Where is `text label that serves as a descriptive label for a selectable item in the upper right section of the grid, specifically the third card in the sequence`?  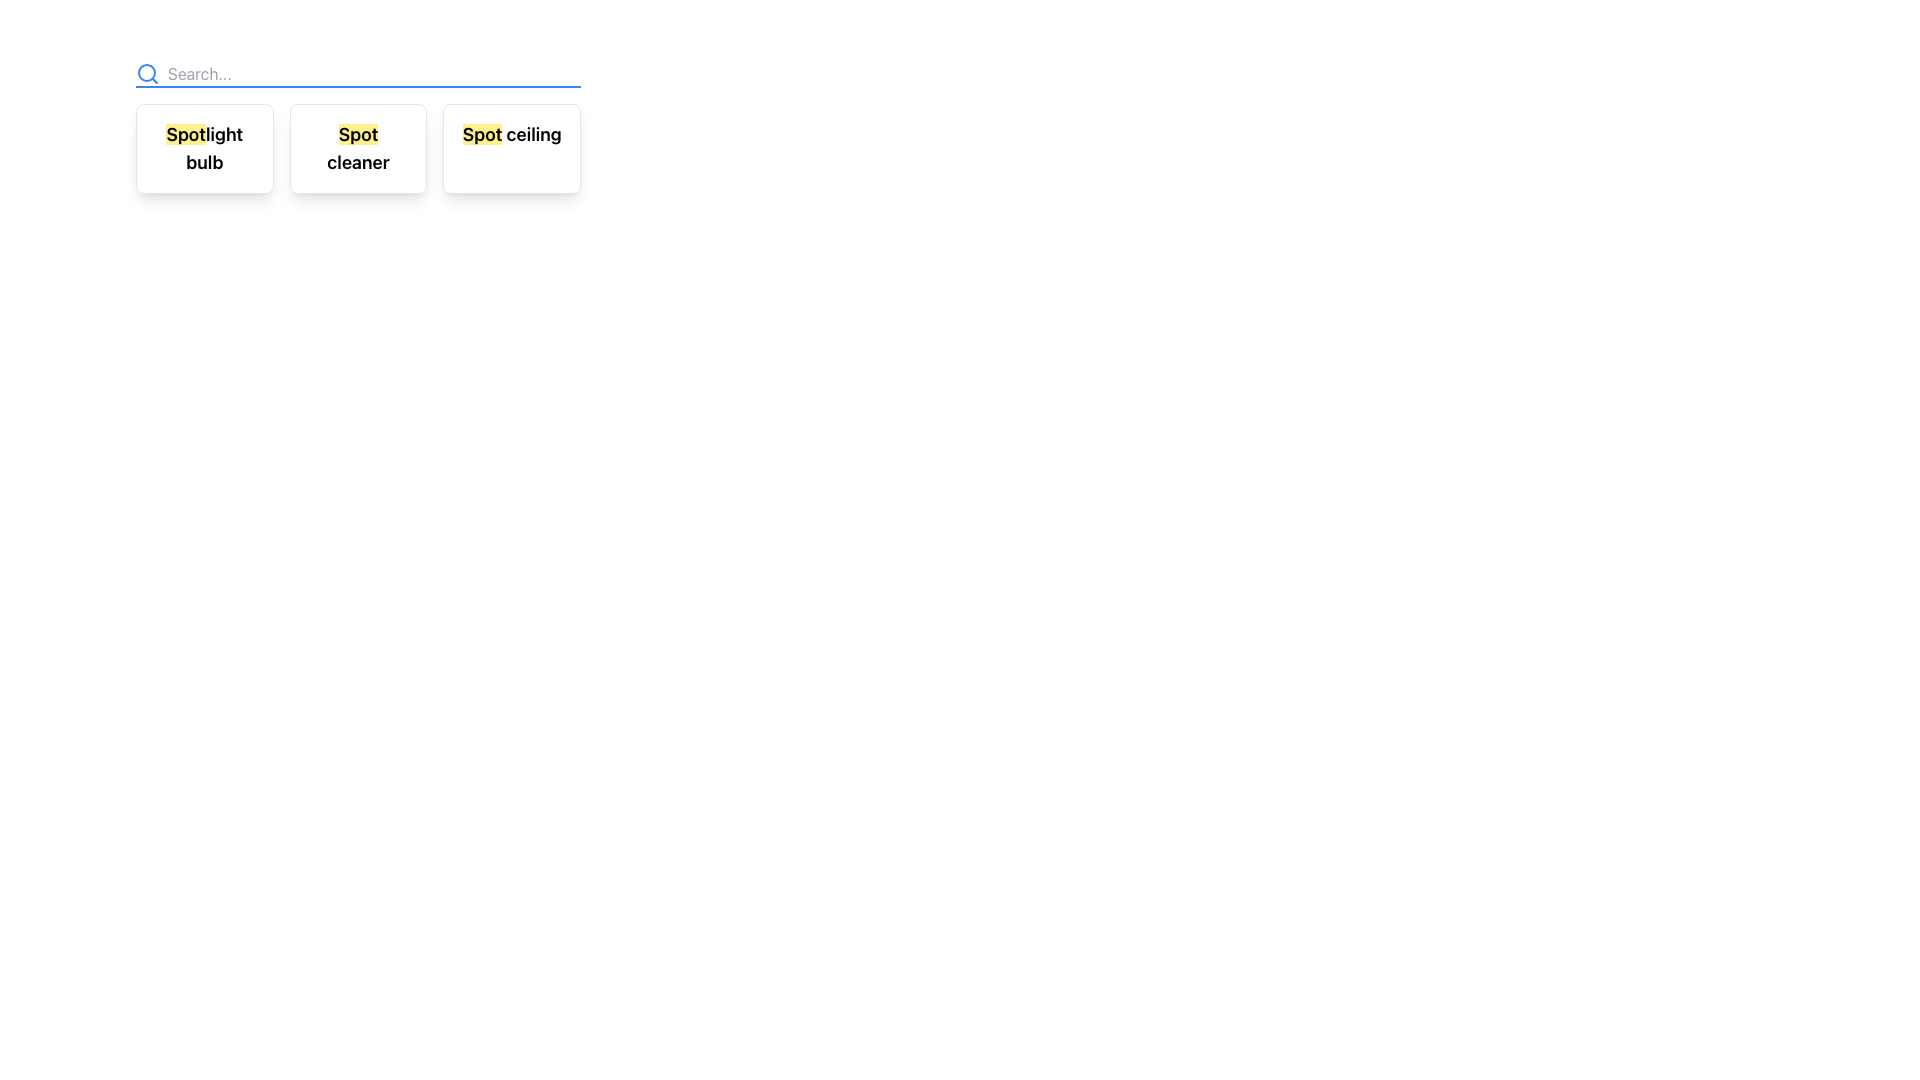
text label that serves as a descriptive label for a selectable item in the upper right section of the grid, specifically the third card in the sequence is located at coordinates (512, 135).